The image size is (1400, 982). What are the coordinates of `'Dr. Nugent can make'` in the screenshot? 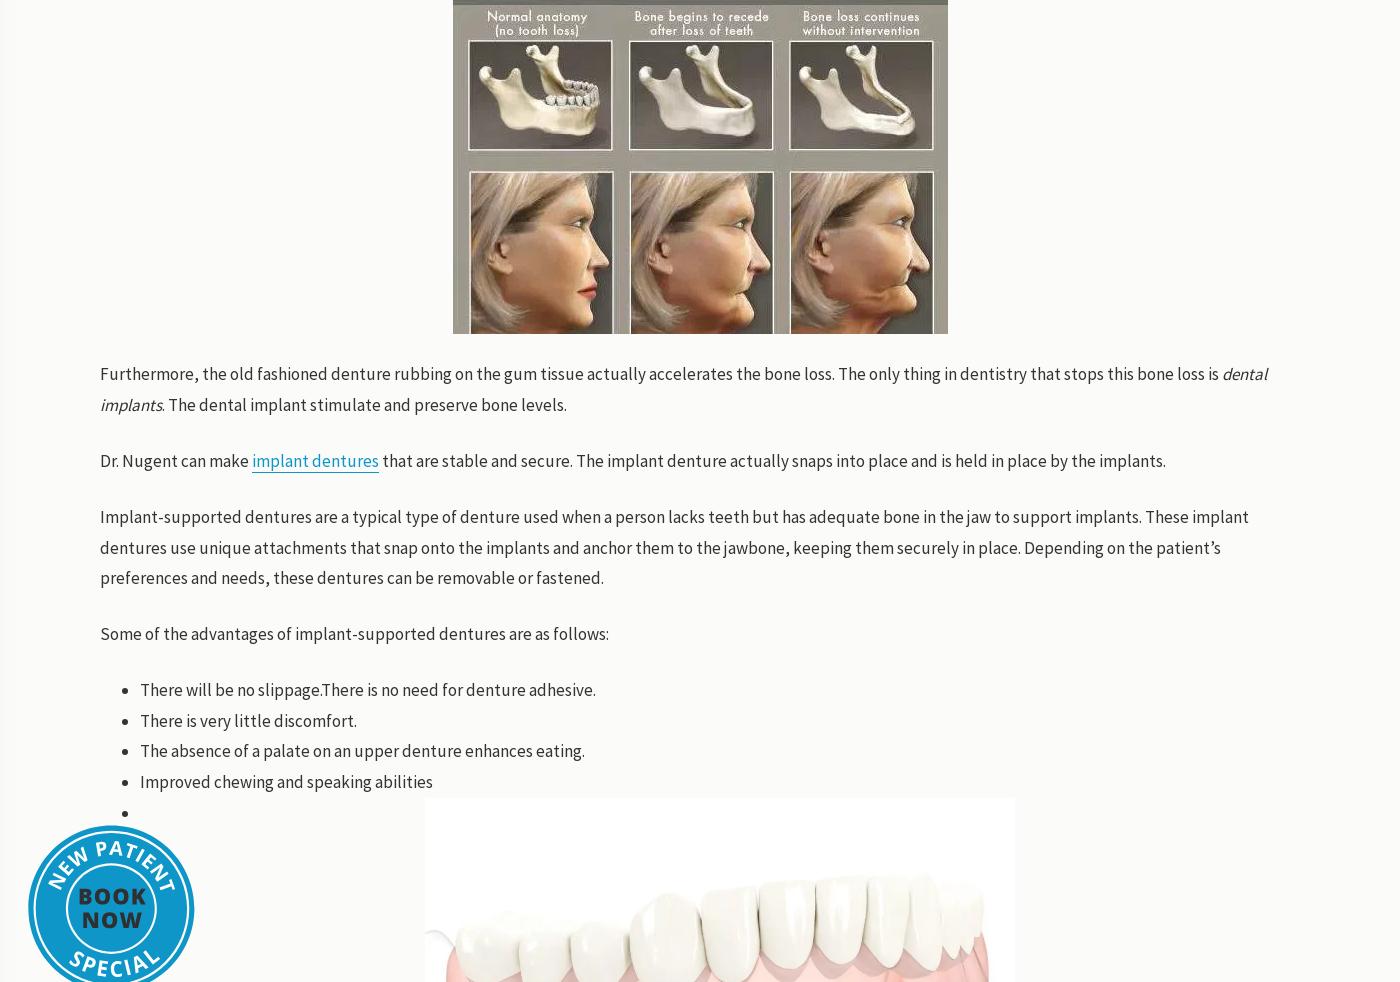 It's located at (99, 459).